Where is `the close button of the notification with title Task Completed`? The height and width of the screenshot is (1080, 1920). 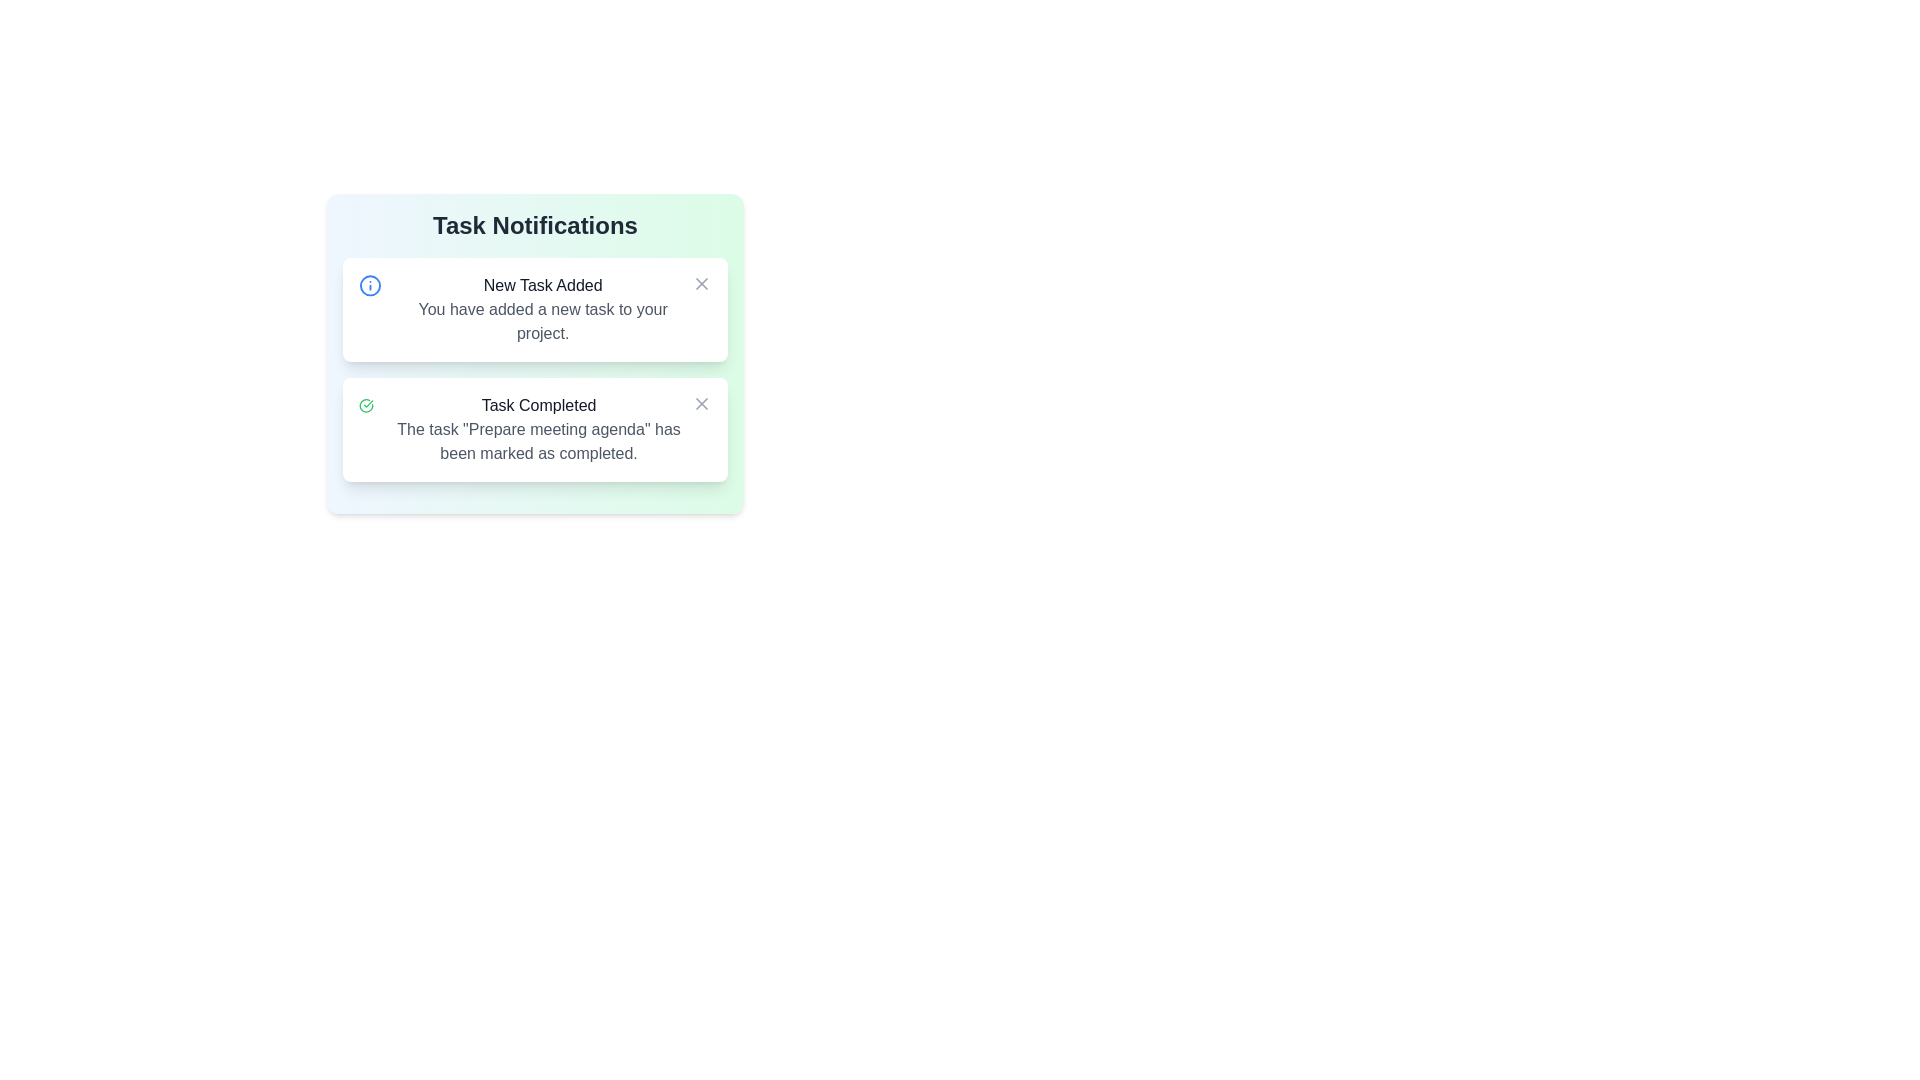
the close button of the notification with title Task Completed is located at coordinates (701, 404).